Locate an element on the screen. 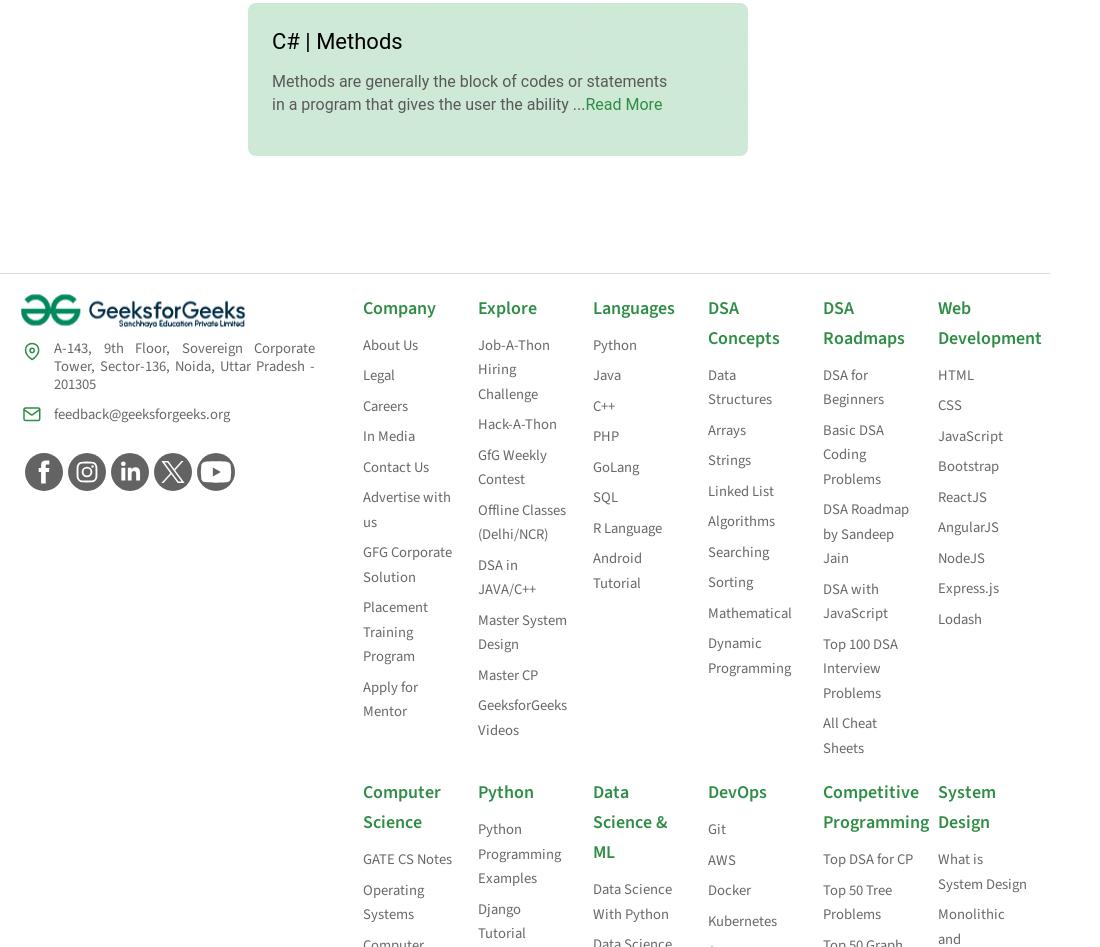 This screenshot has width=1100, height=947. 'ReactJS' is located at coordinates (937, 495).